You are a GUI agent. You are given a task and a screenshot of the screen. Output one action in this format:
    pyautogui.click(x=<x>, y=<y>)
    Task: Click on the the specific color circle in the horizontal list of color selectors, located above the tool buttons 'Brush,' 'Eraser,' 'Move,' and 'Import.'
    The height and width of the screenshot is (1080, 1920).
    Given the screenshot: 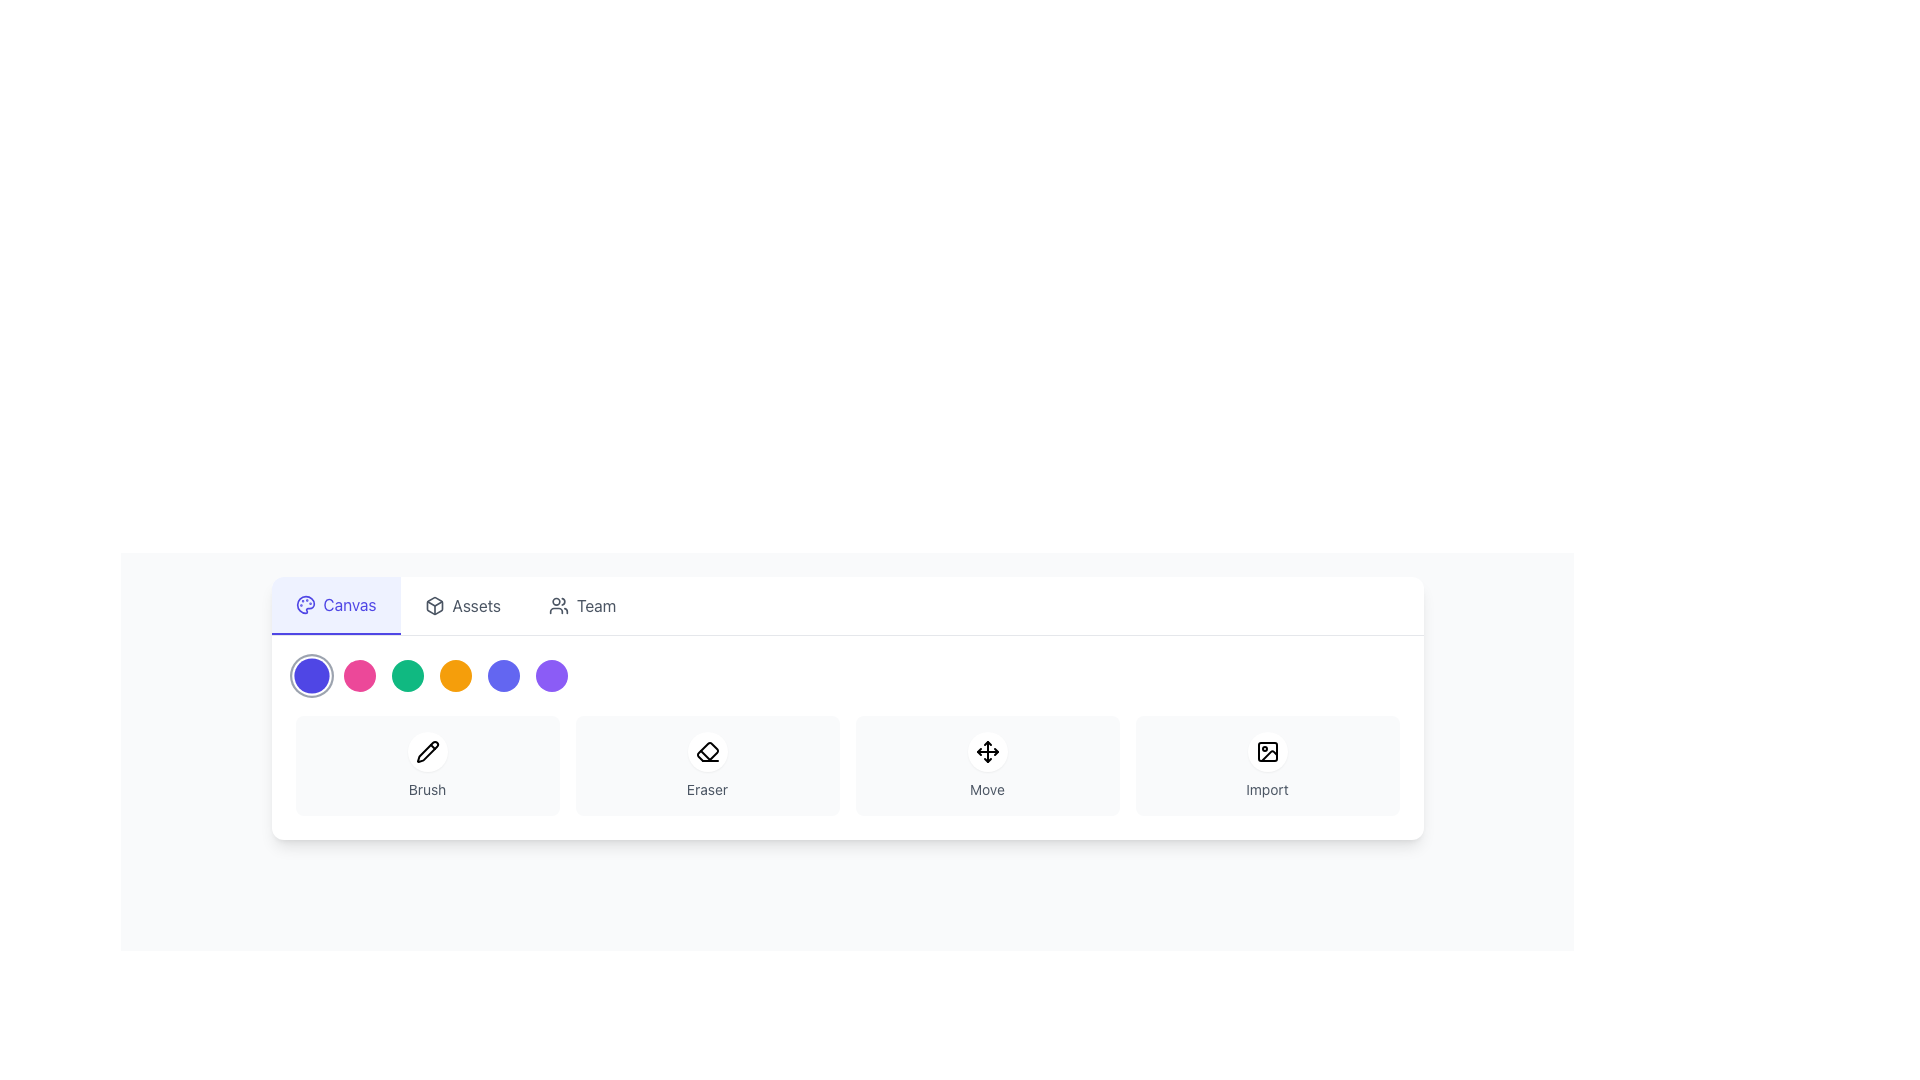 What is the action you would take?
    pyautogui.click(x=847, y=675)
    